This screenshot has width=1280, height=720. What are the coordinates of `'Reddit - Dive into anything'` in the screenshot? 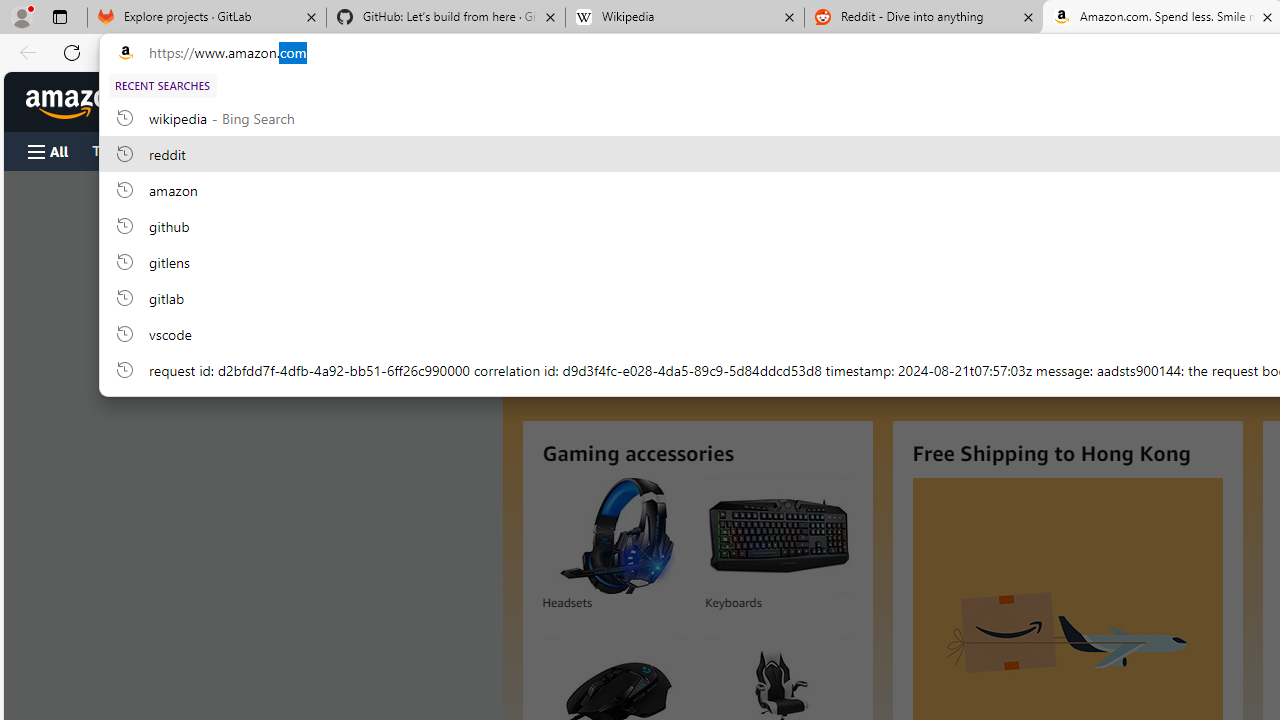 It's located at (923, 17).